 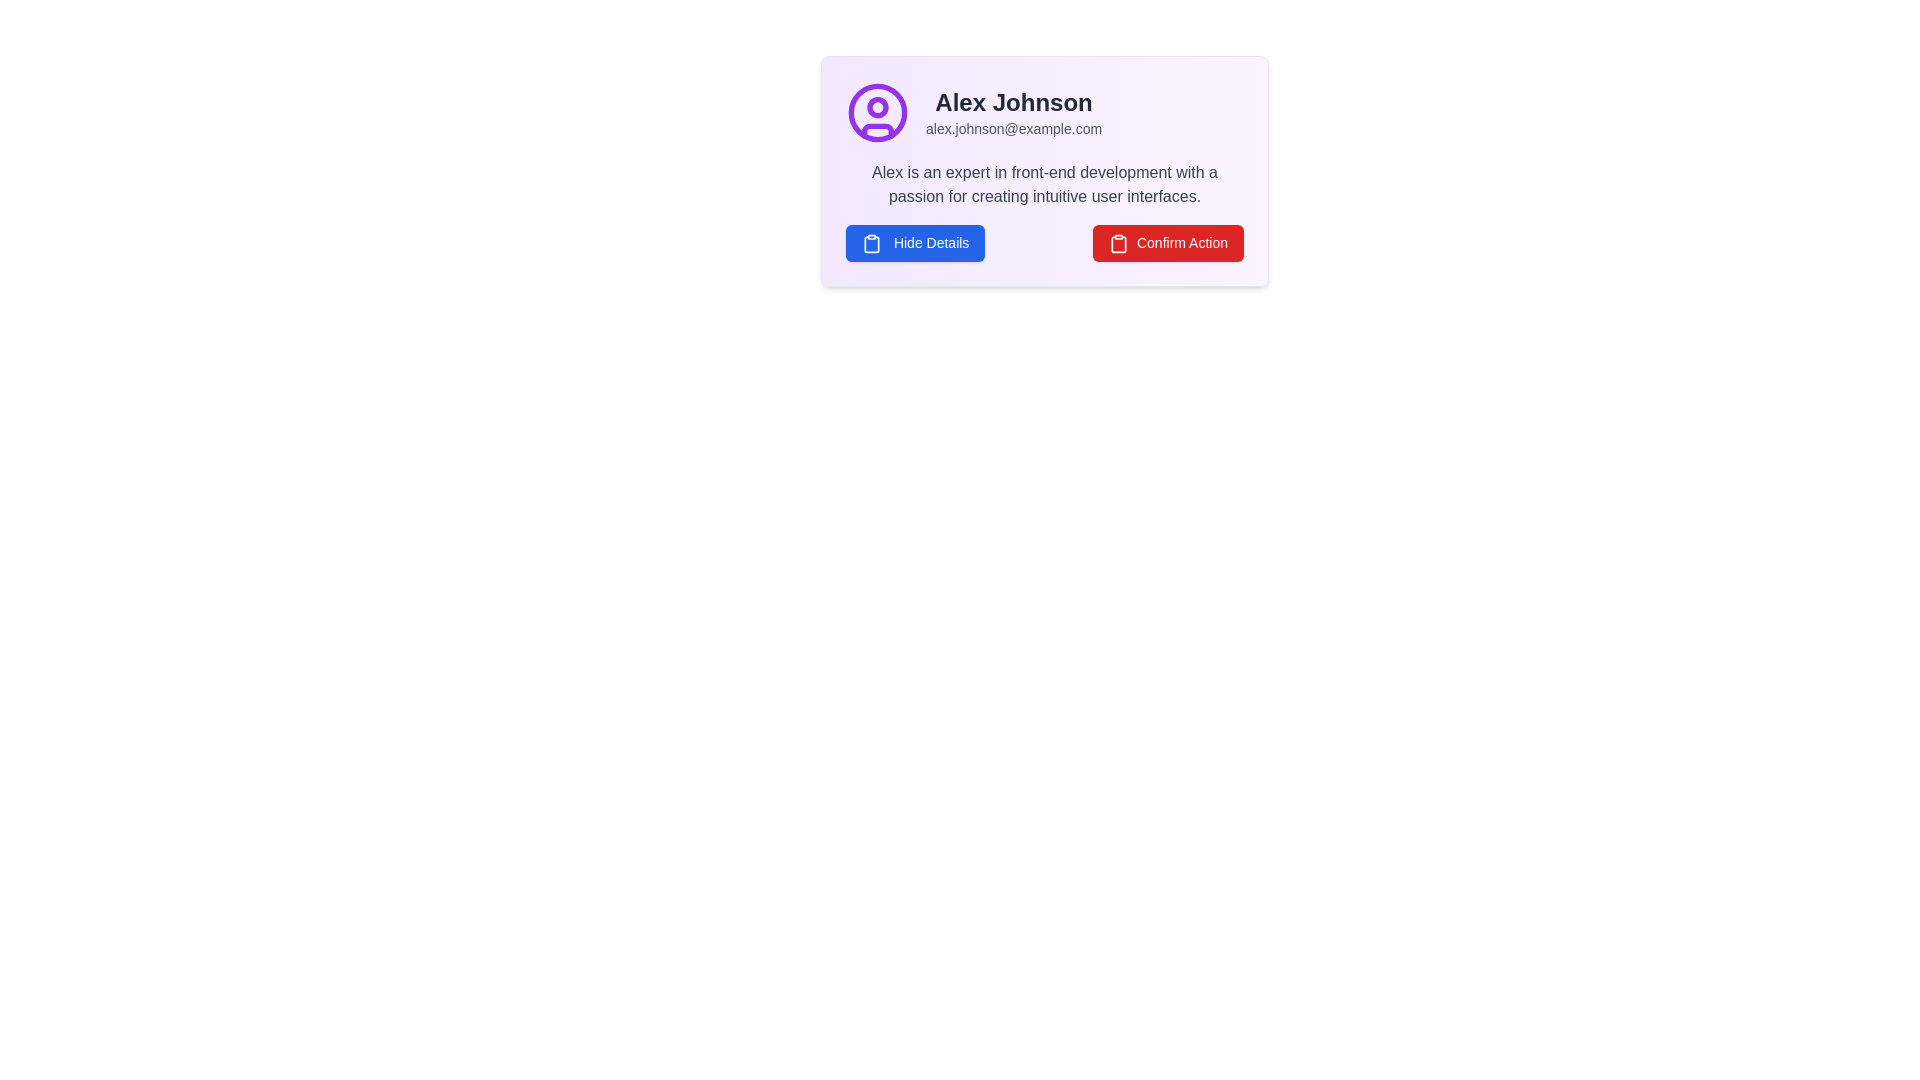 What do you see at coordinates (878, 131) in the screenshot?
I see `the decorative Icon component located within the user profile icon, positioned below the circular outline and to the left of the user's name` at bounding box center [878, 131].